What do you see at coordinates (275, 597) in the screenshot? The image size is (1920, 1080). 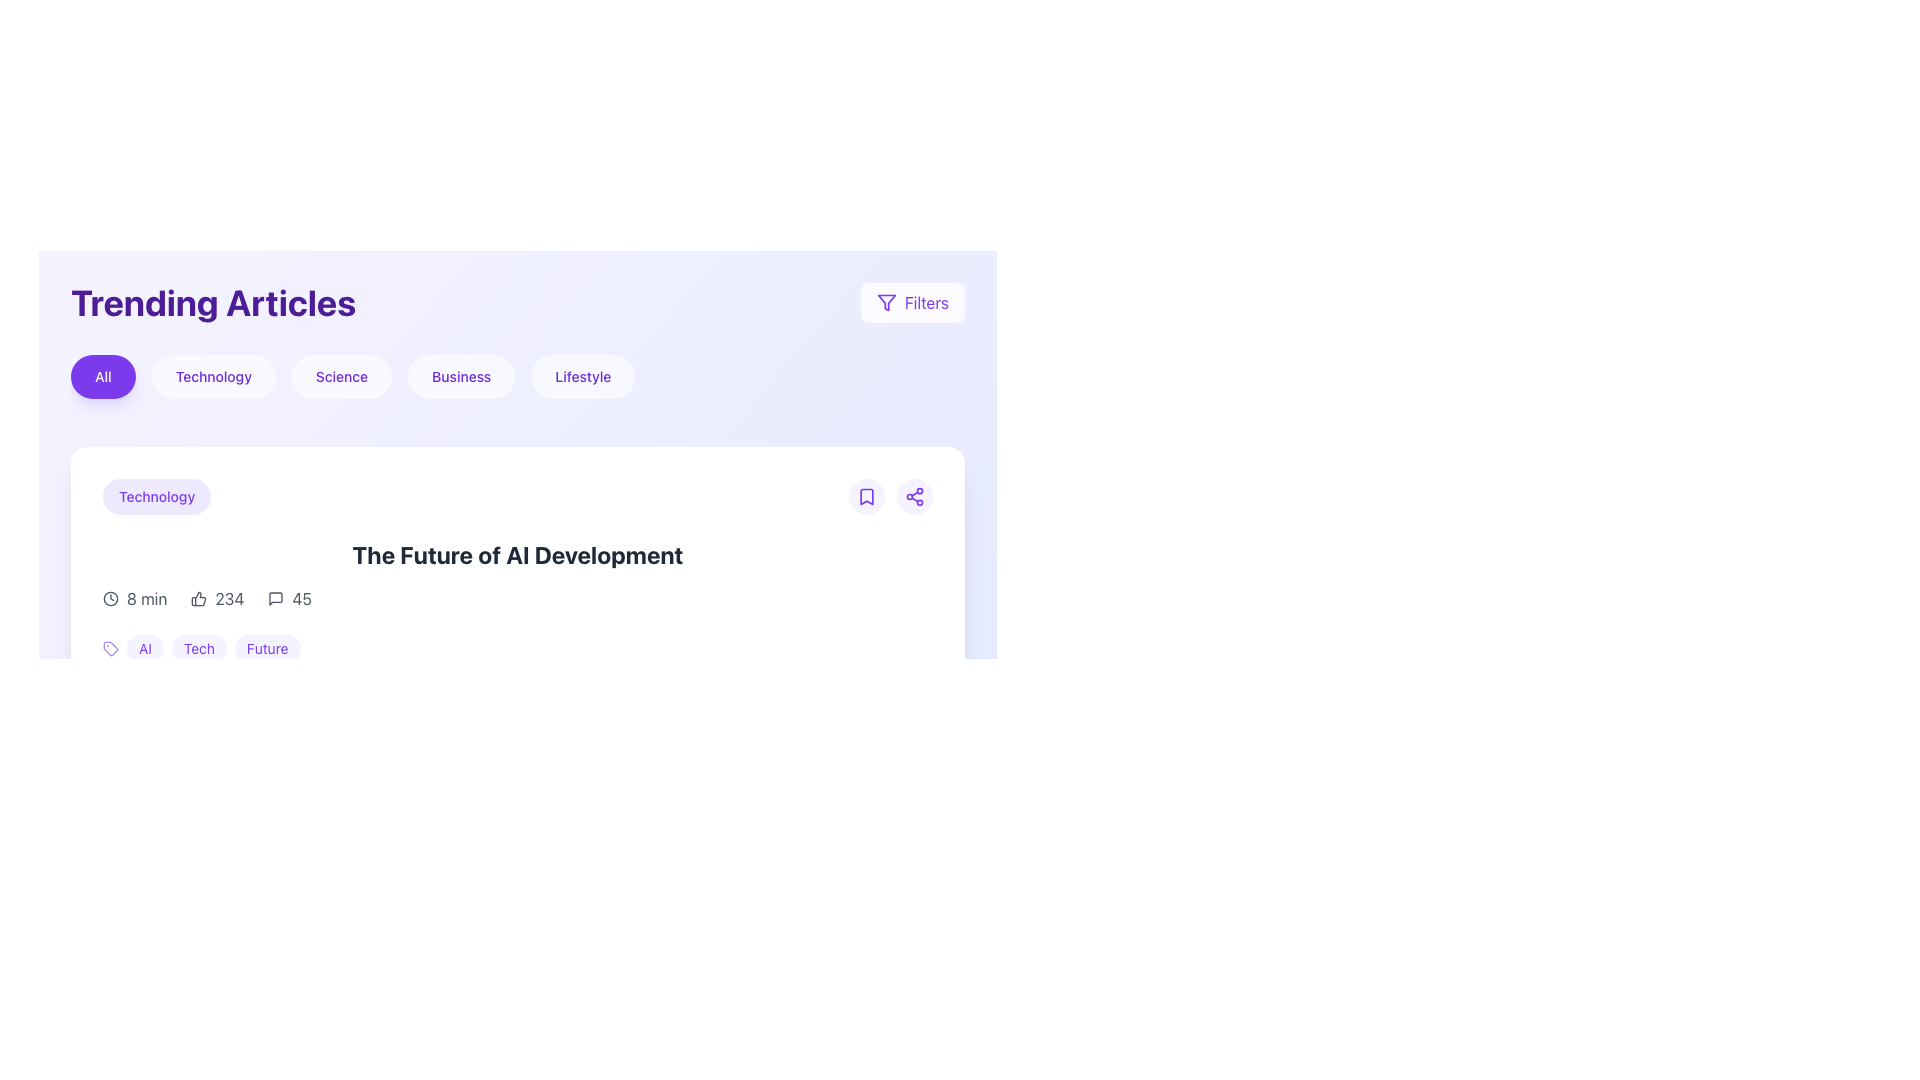 I see `the comment bubble icon located near the bottom-left corner of the highlighted article section` at bounding box center [275, 597].